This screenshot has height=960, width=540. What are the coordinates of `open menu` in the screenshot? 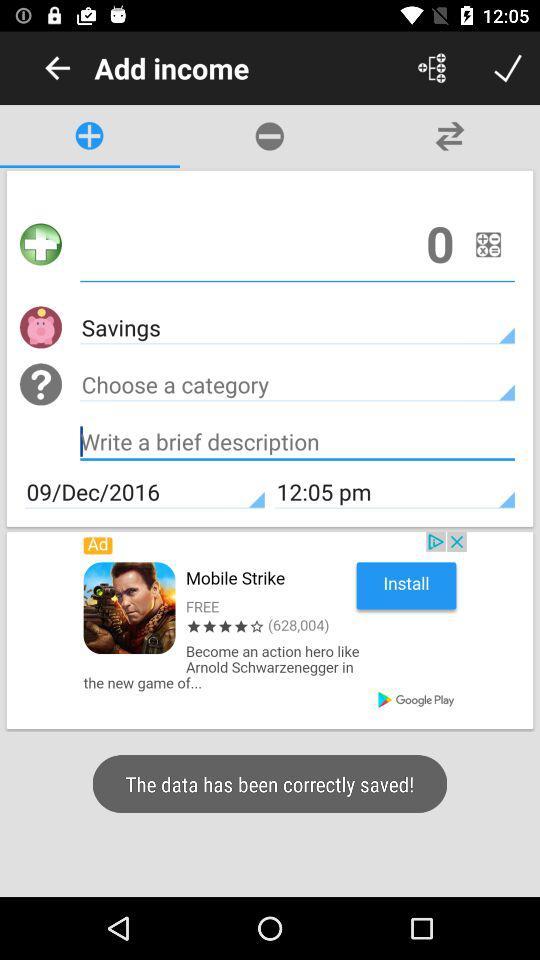 It's located at (431, 68).